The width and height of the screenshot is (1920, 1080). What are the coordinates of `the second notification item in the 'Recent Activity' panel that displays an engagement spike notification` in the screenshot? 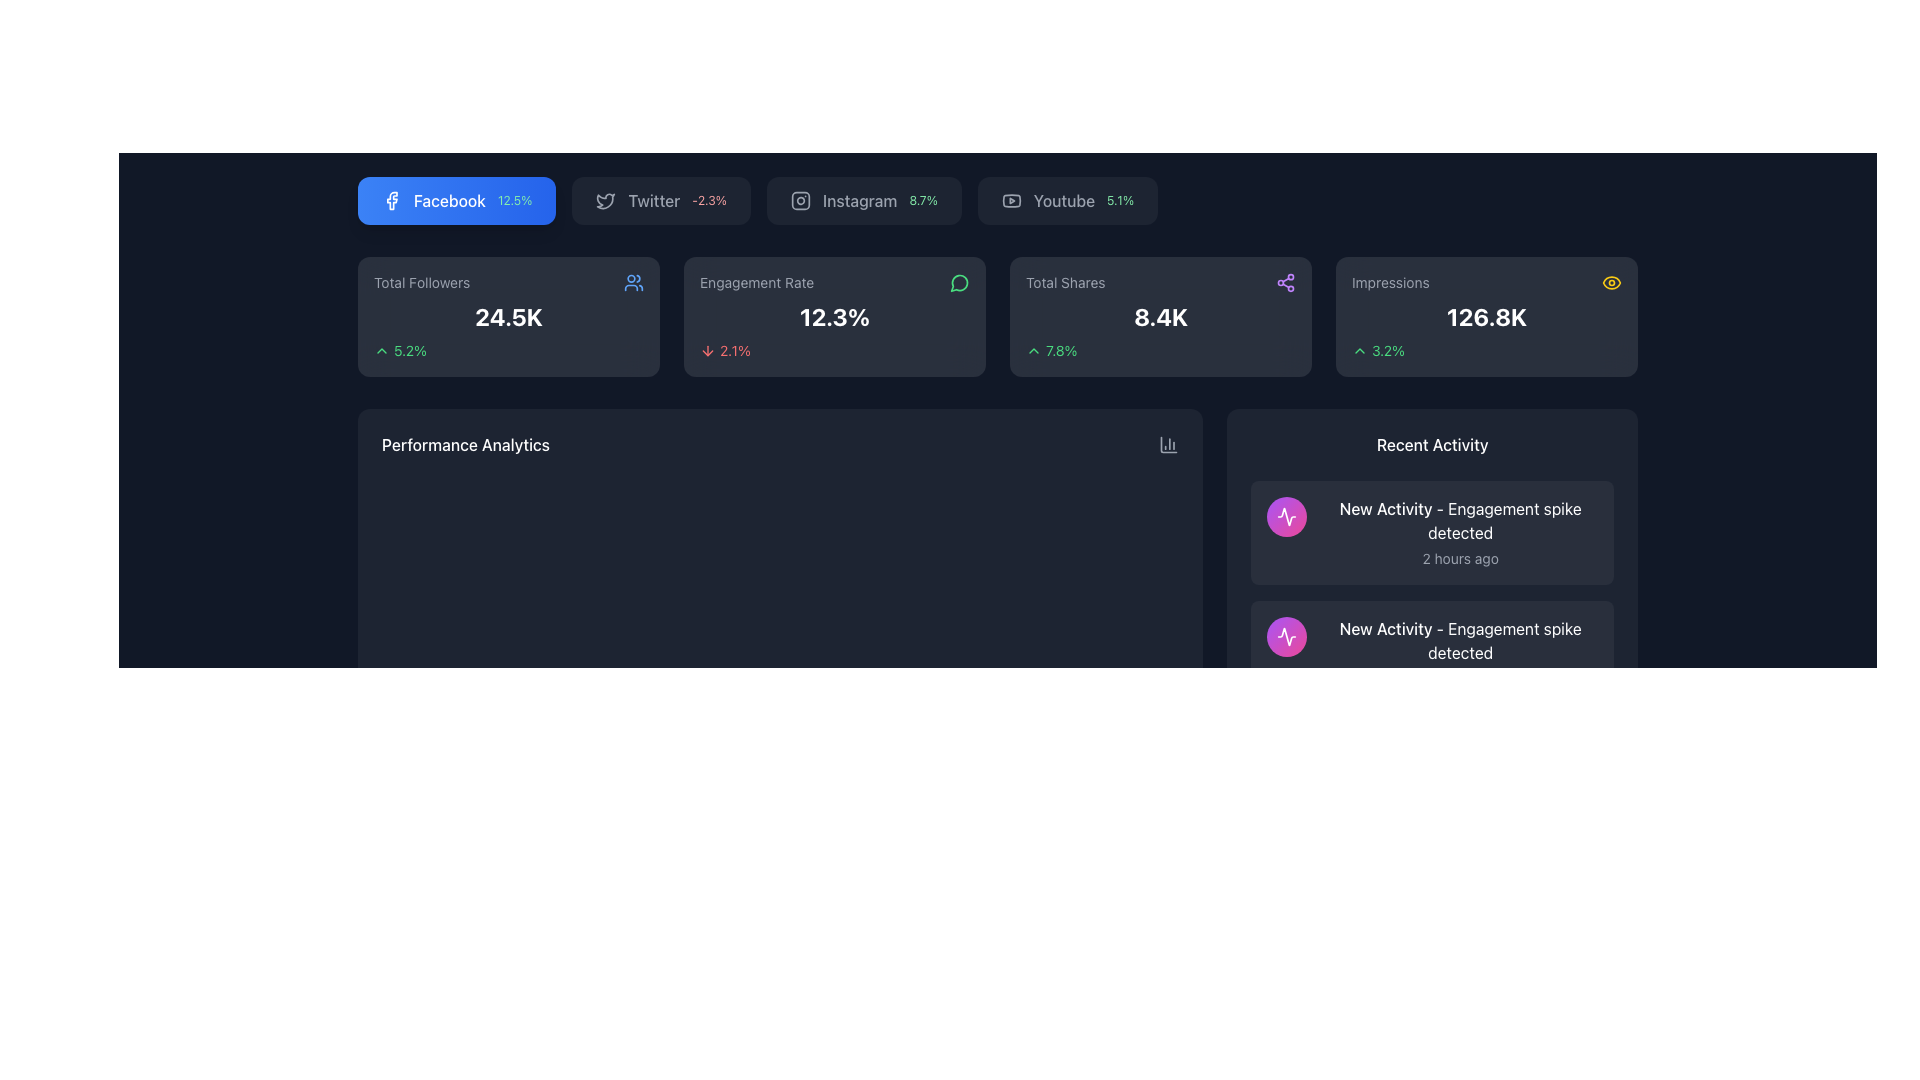 It's located at (1431, 652).